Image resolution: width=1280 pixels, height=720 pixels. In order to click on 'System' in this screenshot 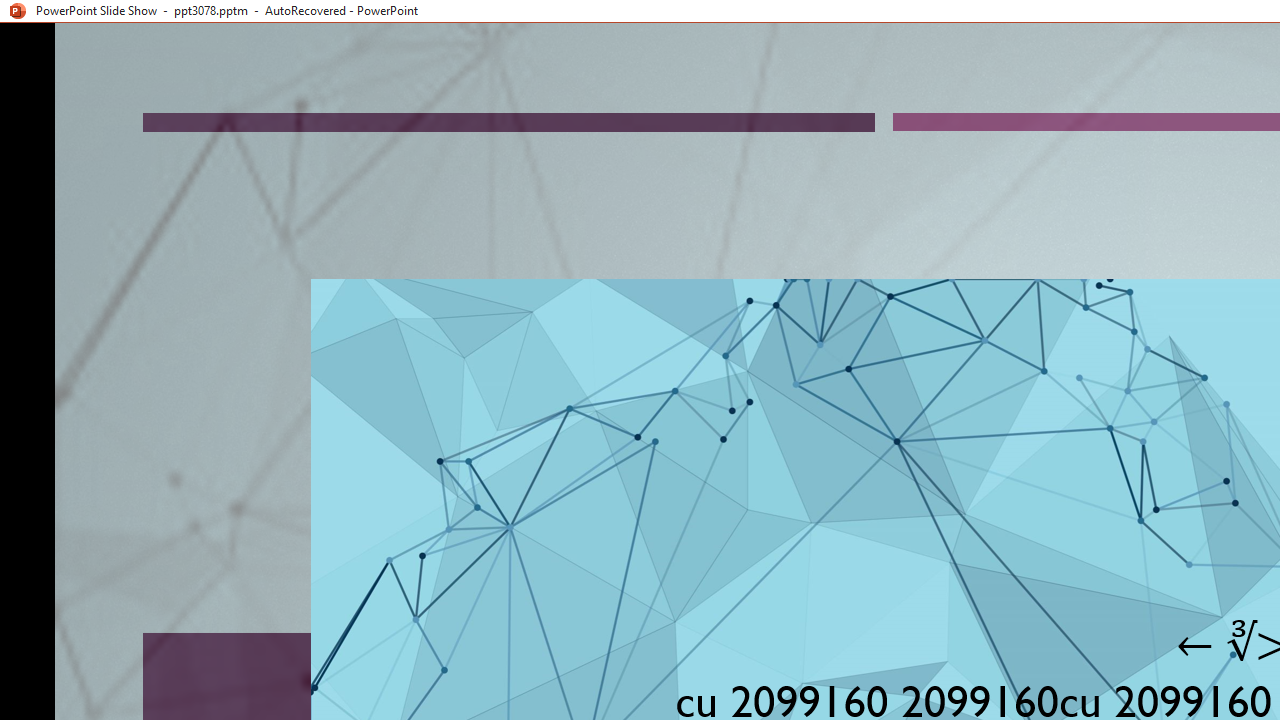, I will do `click(10, 11)`.